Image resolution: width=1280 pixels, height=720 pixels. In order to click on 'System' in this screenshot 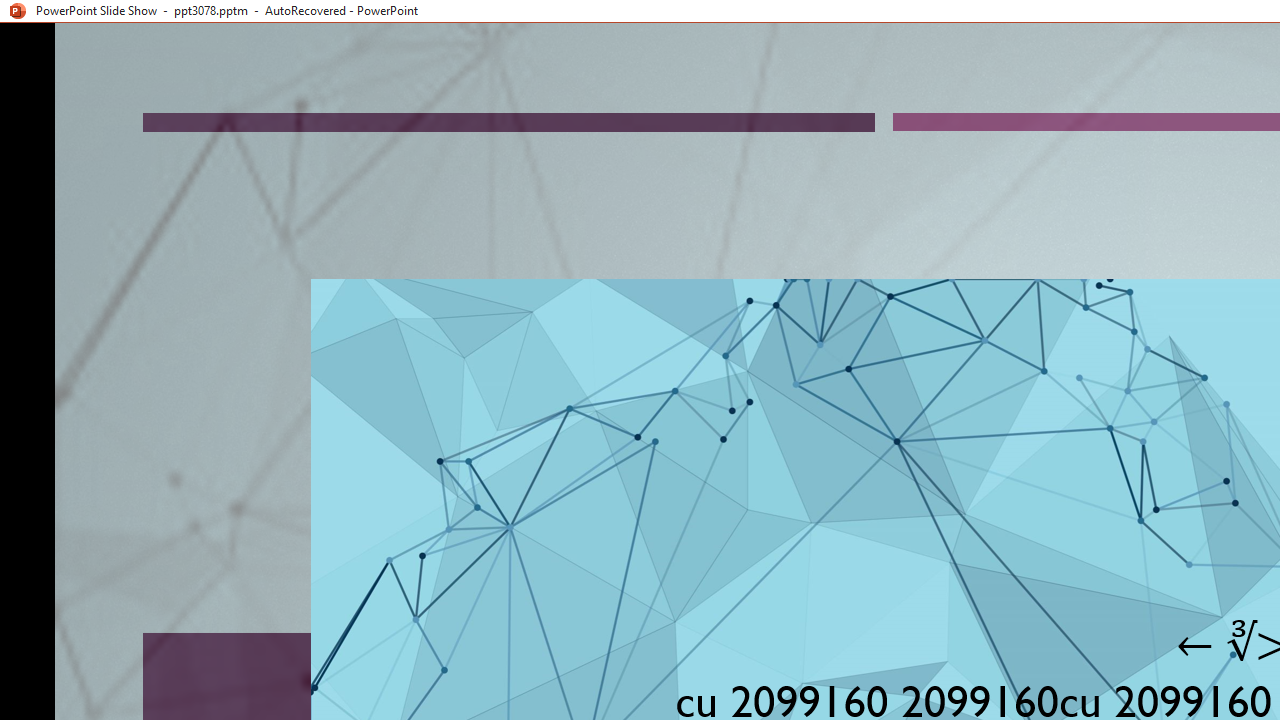, I will do `click(10, 11)`.